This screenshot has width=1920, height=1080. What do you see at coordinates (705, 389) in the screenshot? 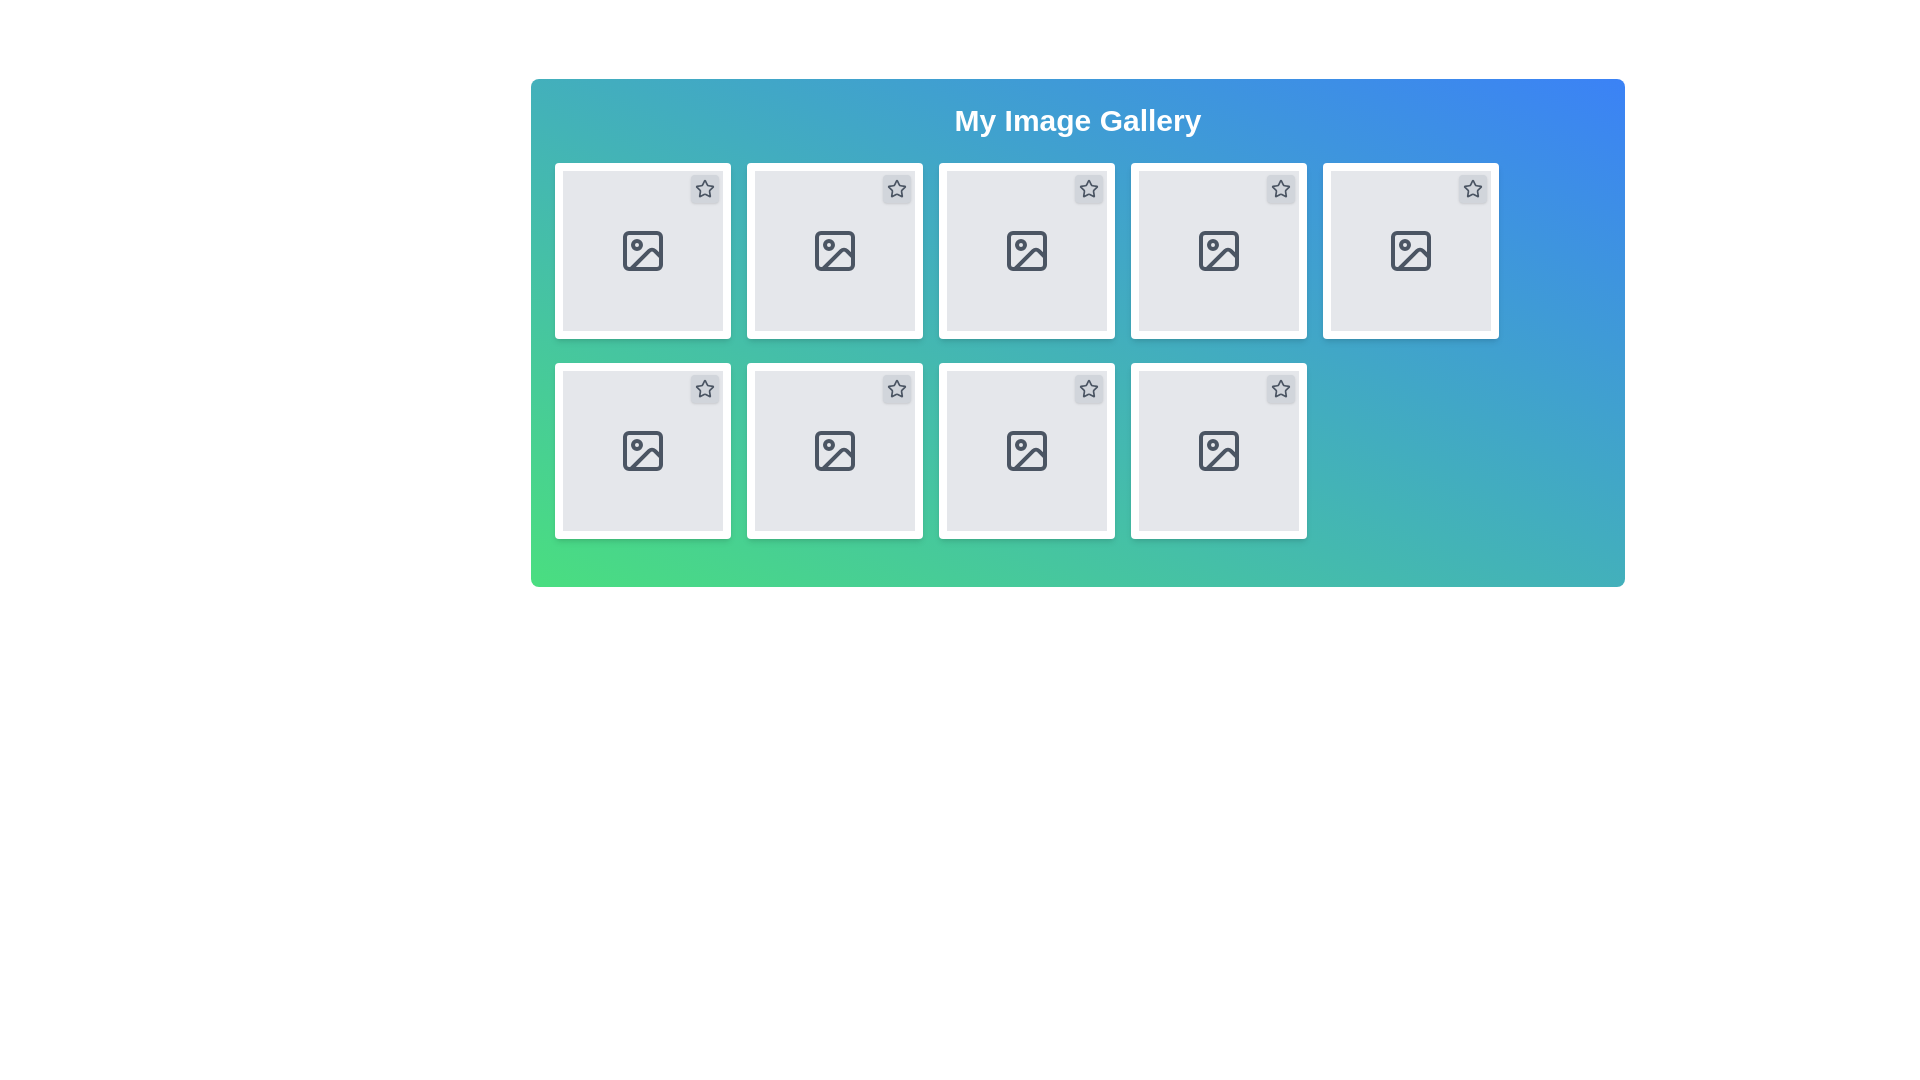
I see `the star-shaped icon button located at the top-right corner of the bottom-left image in the grid layout` at bounding box center [705, 389].